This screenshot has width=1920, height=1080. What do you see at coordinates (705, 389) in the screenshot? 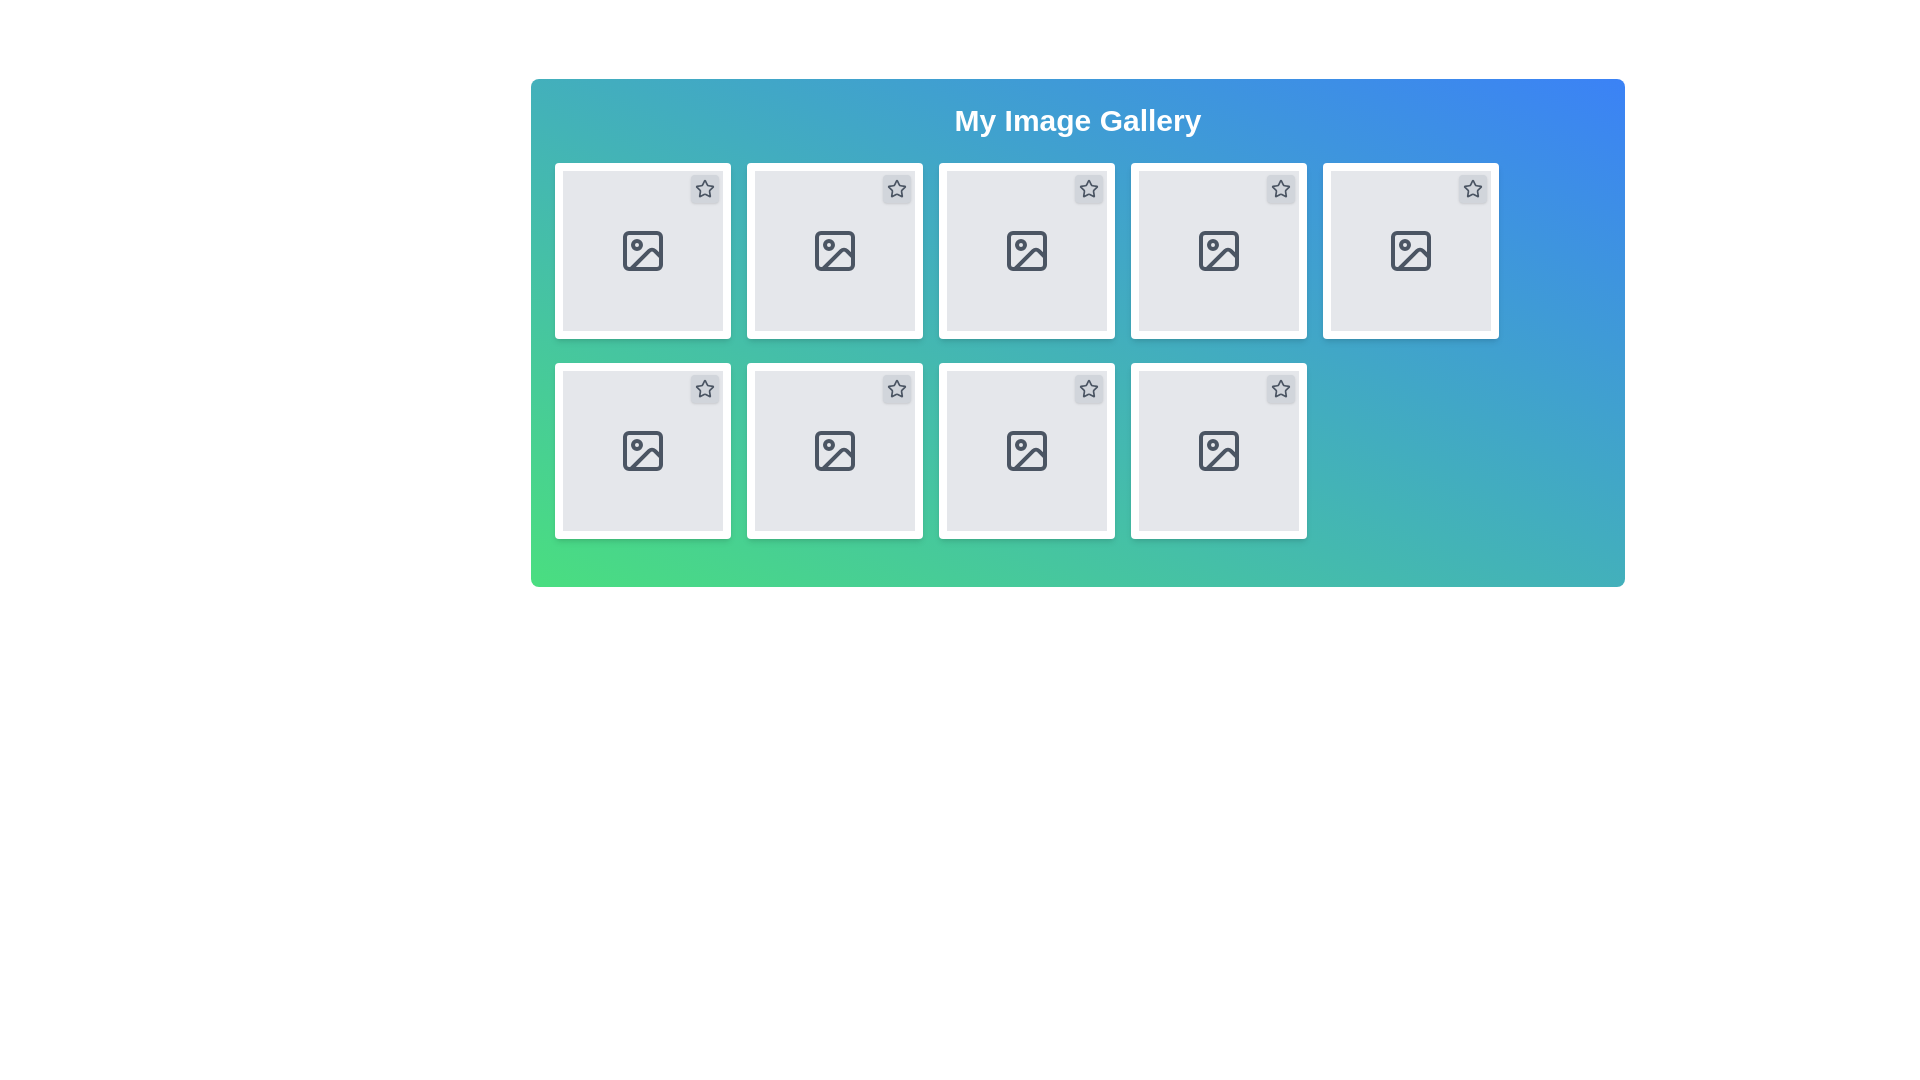
I see `the star-shaped icon button located at the top-right corner of the bottom-left image in the grid layout` at bounding box center [705, 389].